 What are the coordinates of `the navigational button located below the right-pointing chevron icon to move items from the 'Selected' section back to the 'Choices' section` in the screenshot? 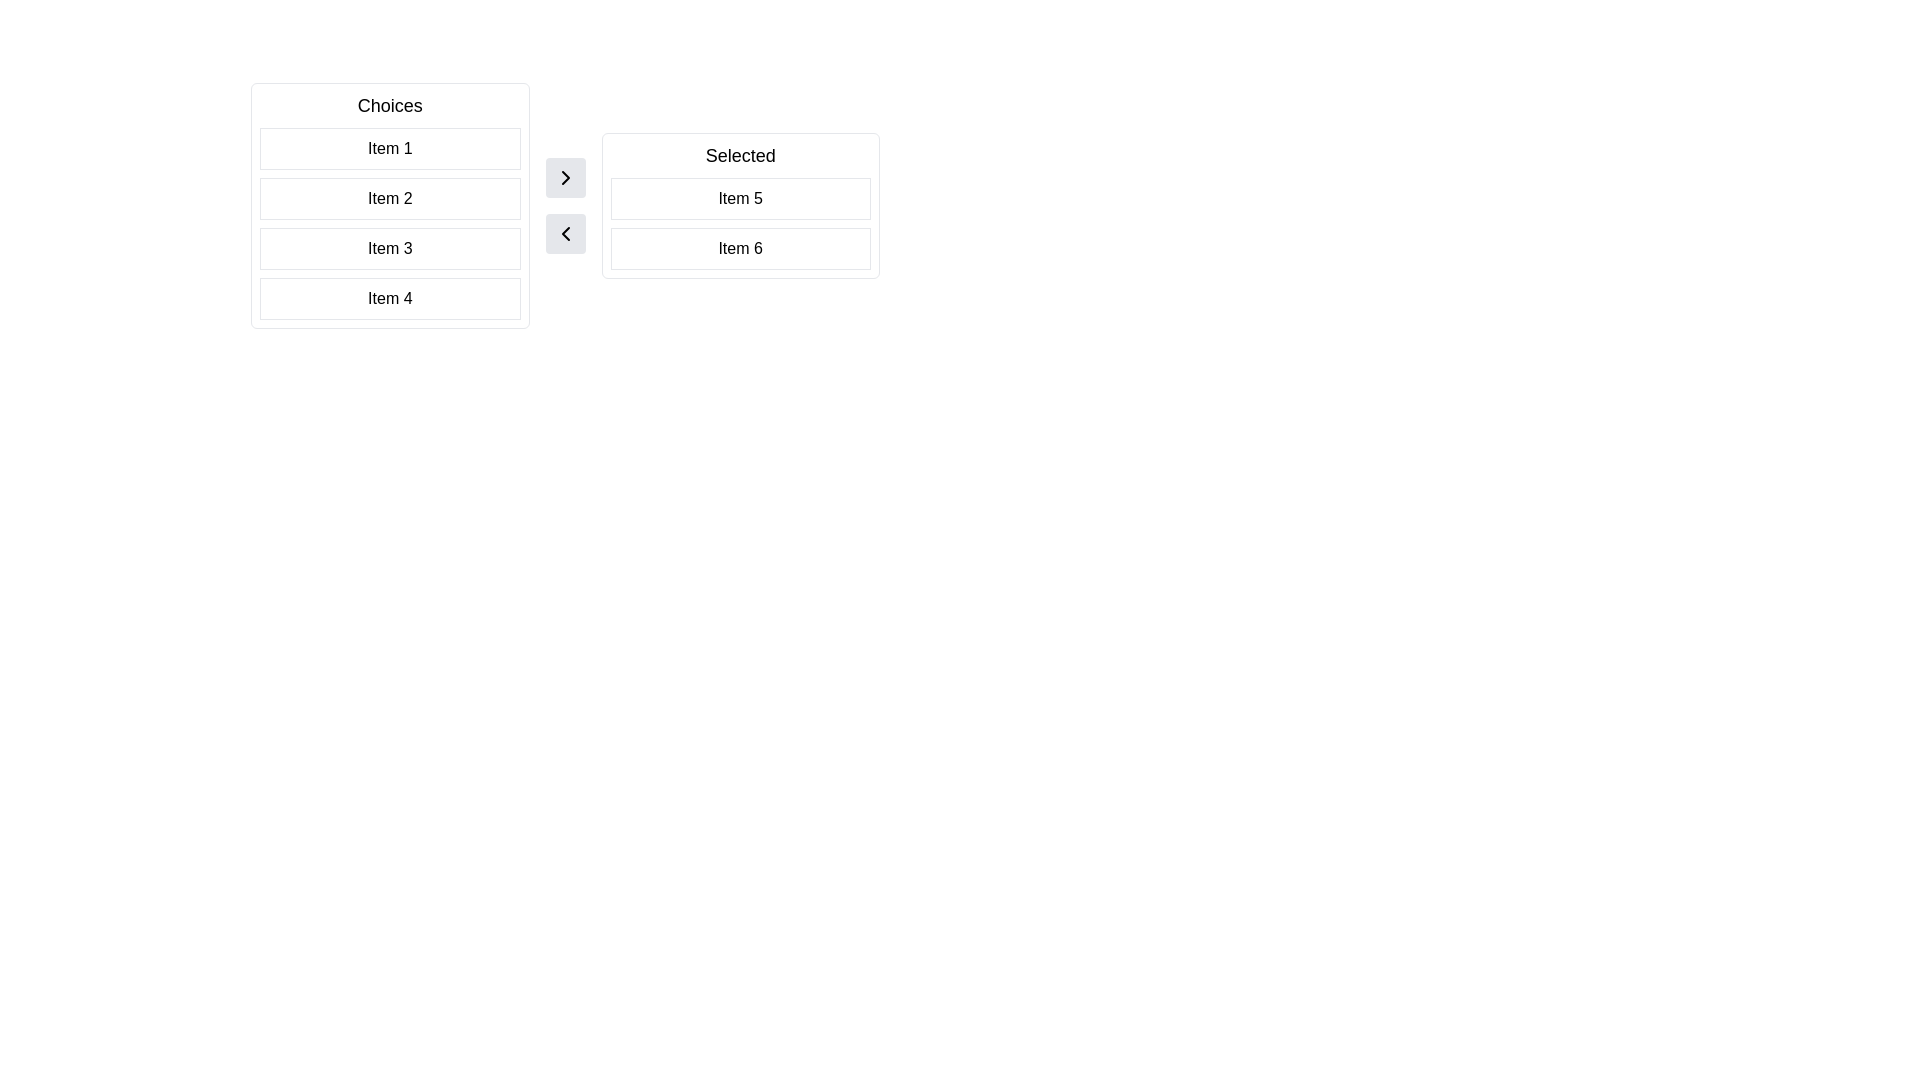 It's located at (564, 233).